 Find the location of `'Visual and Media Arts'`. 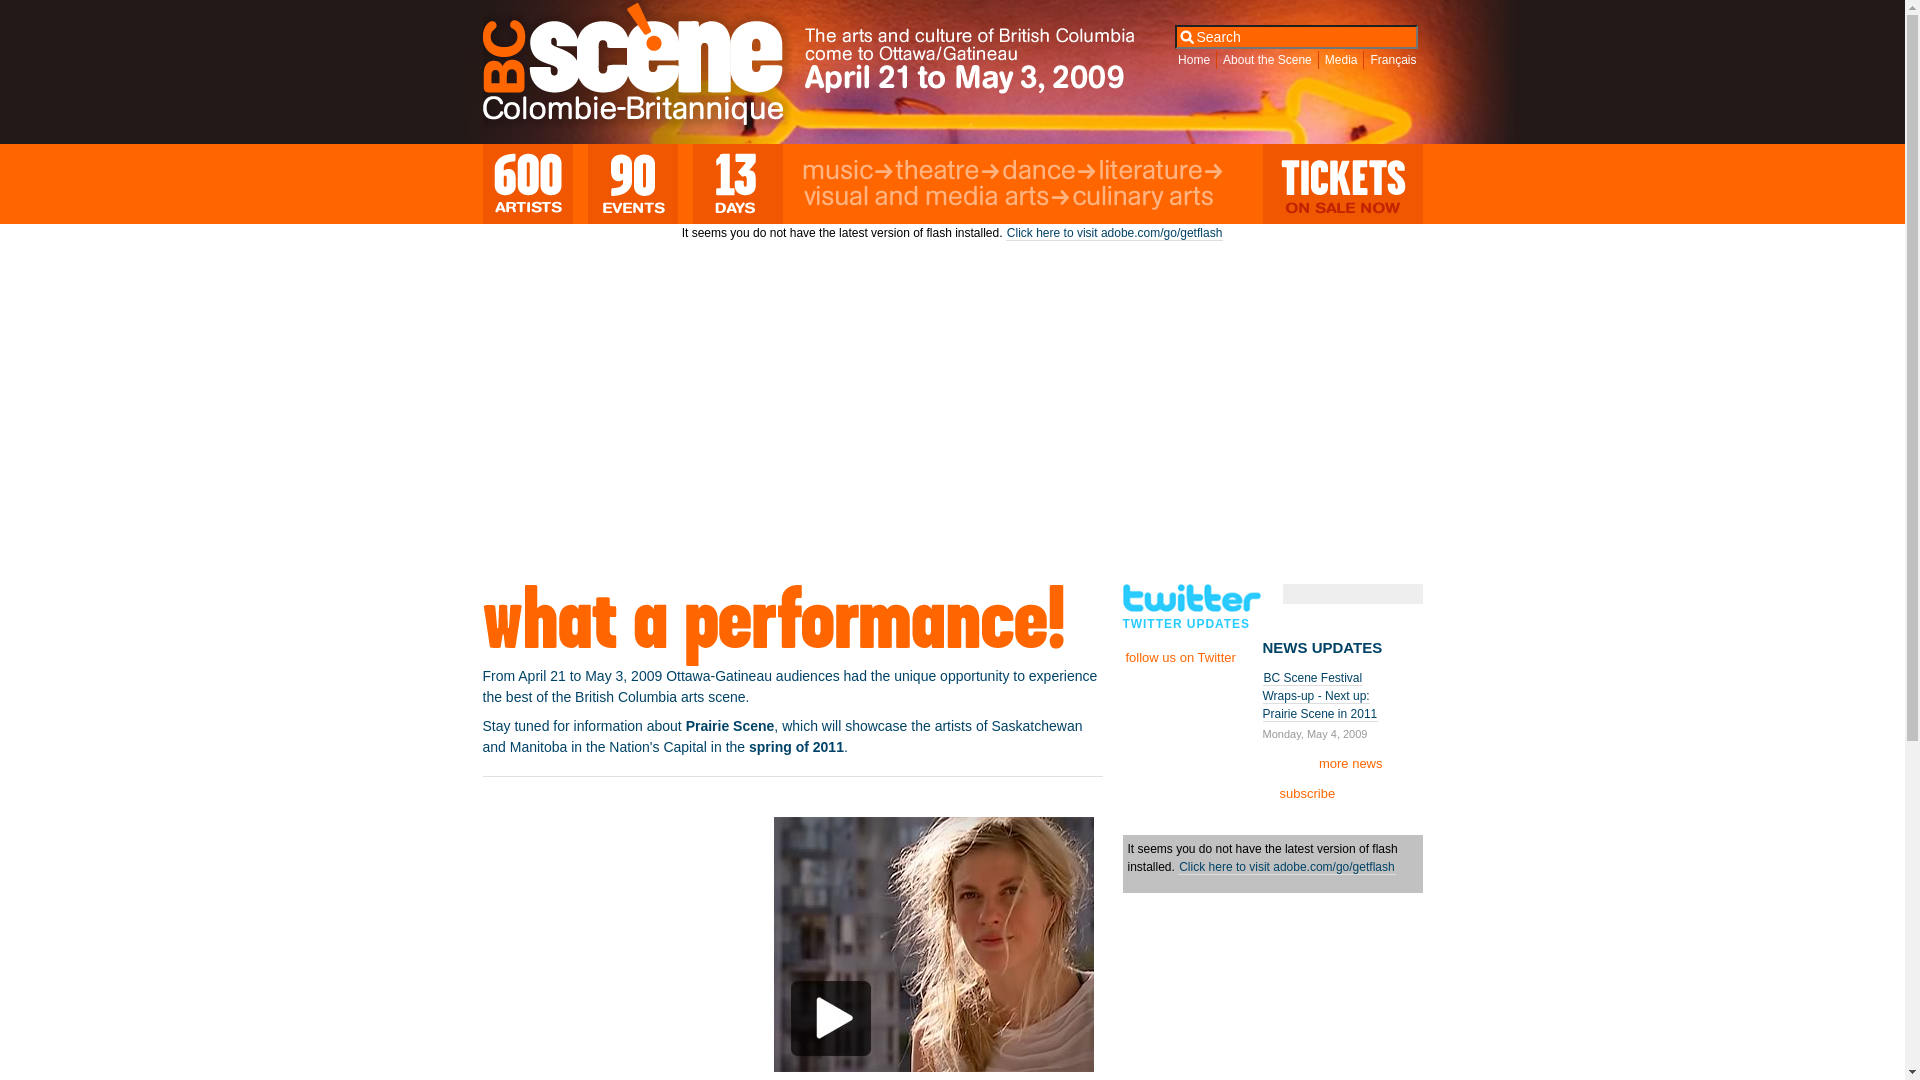

'Visual and Media Arts' is located at coordinates (801, 197).